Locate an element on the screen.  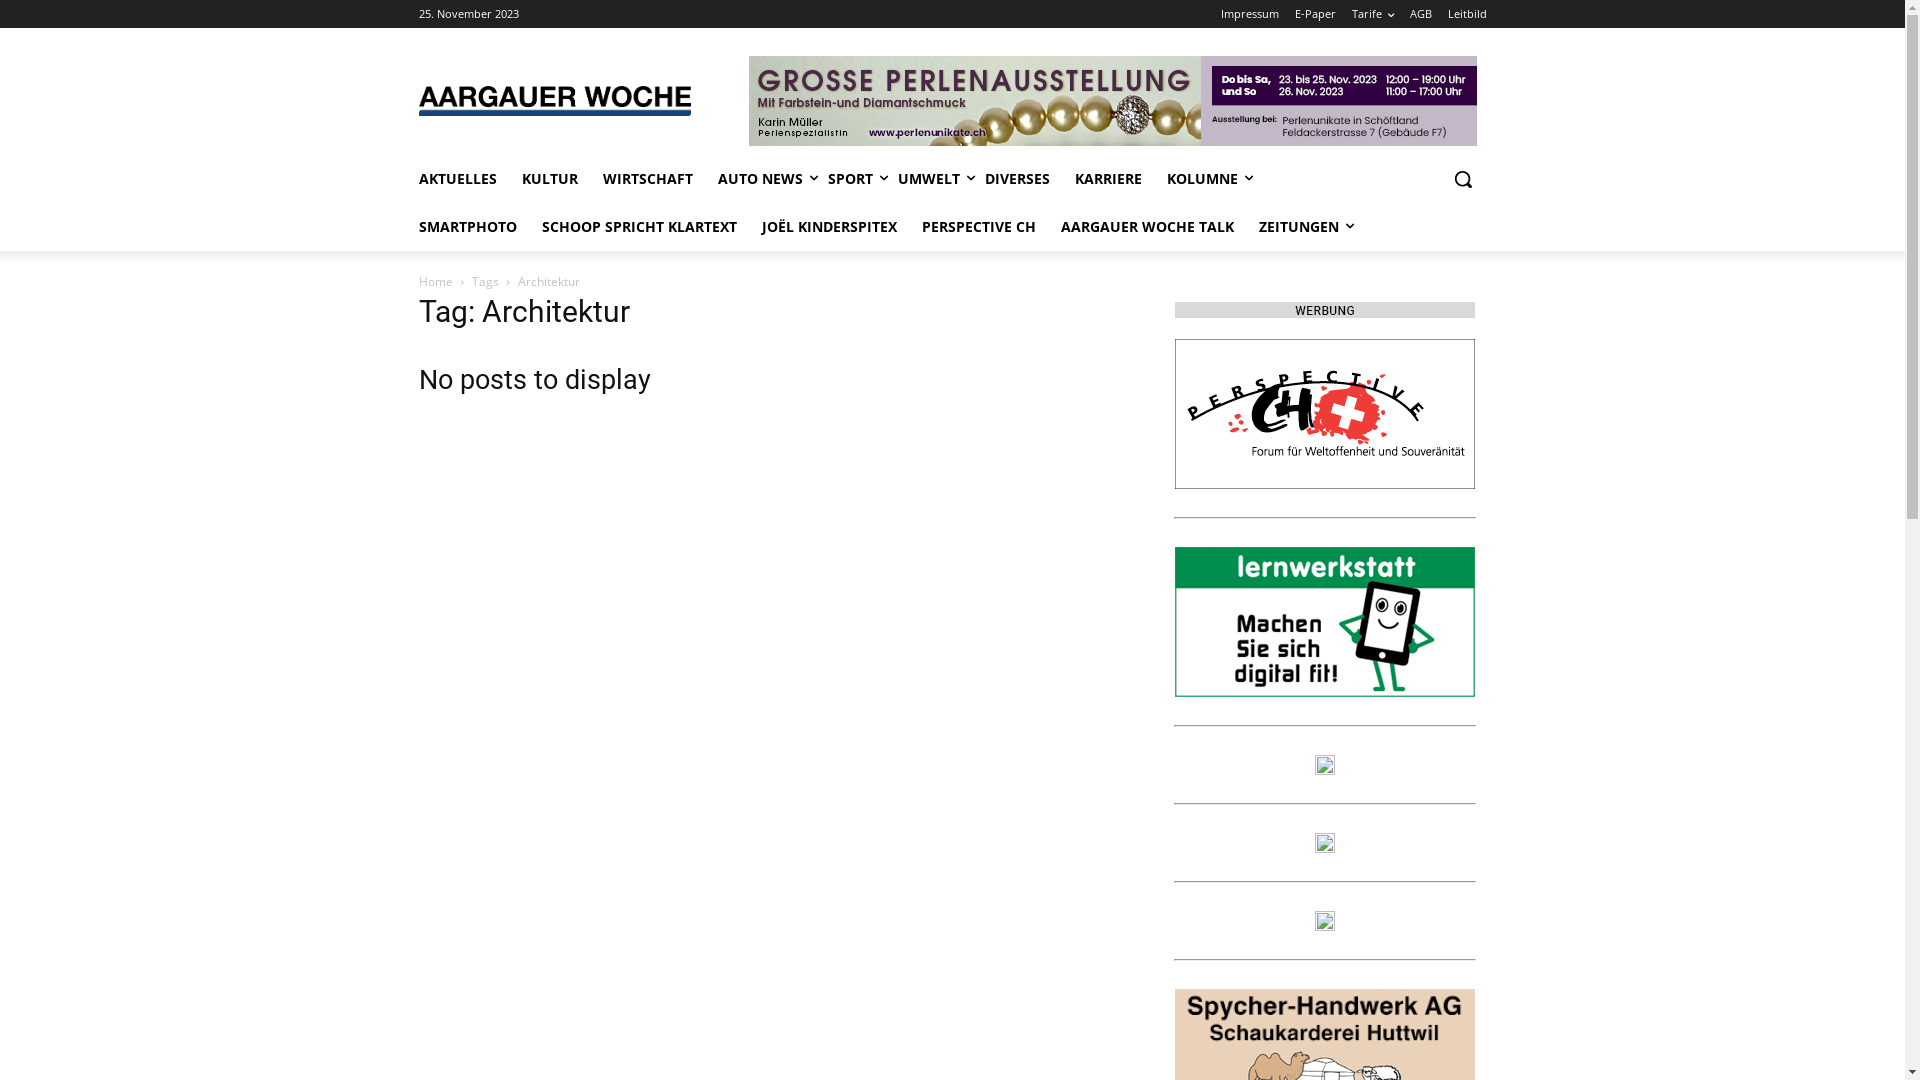
'Tarife' is located at coordinates (1371, 14).